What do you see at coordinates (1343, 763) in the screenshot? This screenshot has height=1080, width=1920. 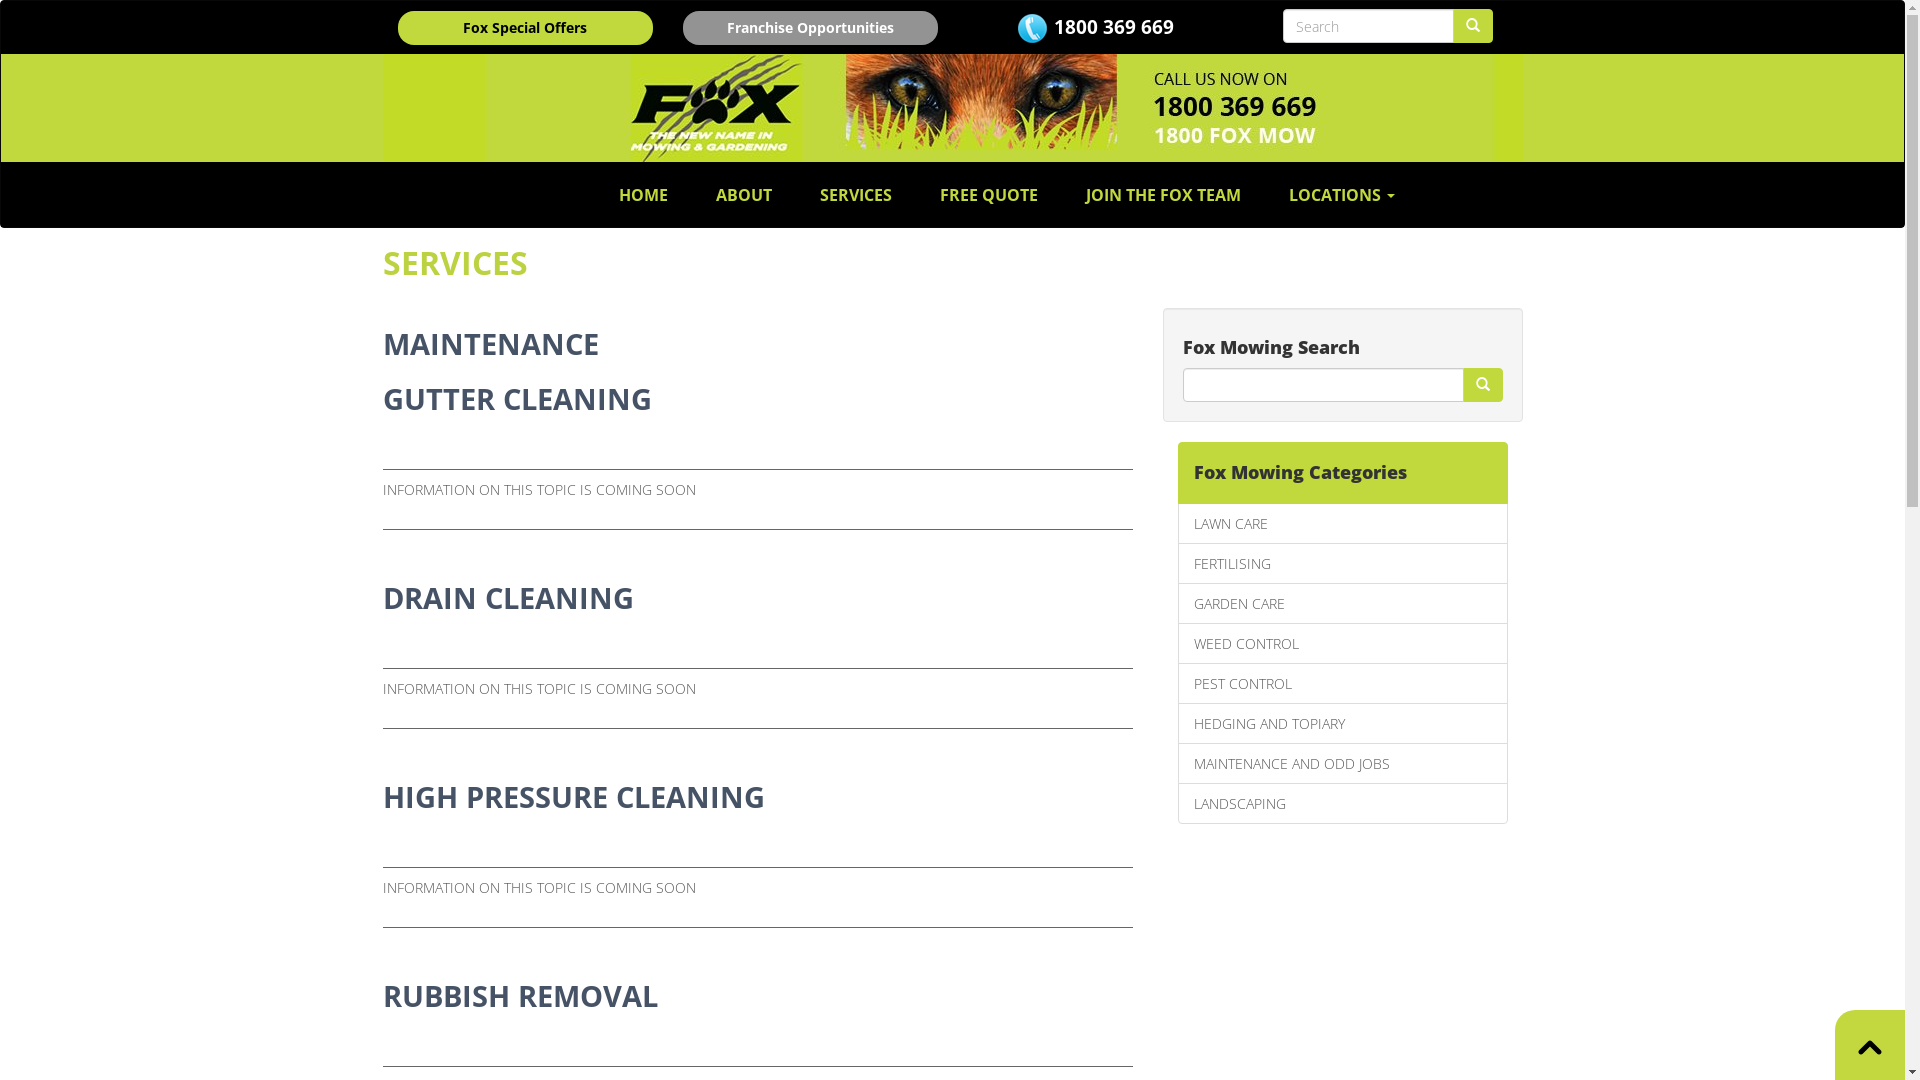 I see `'MAINTENANCE AND ODD JOBS'` at bounding box center [1343, 763].